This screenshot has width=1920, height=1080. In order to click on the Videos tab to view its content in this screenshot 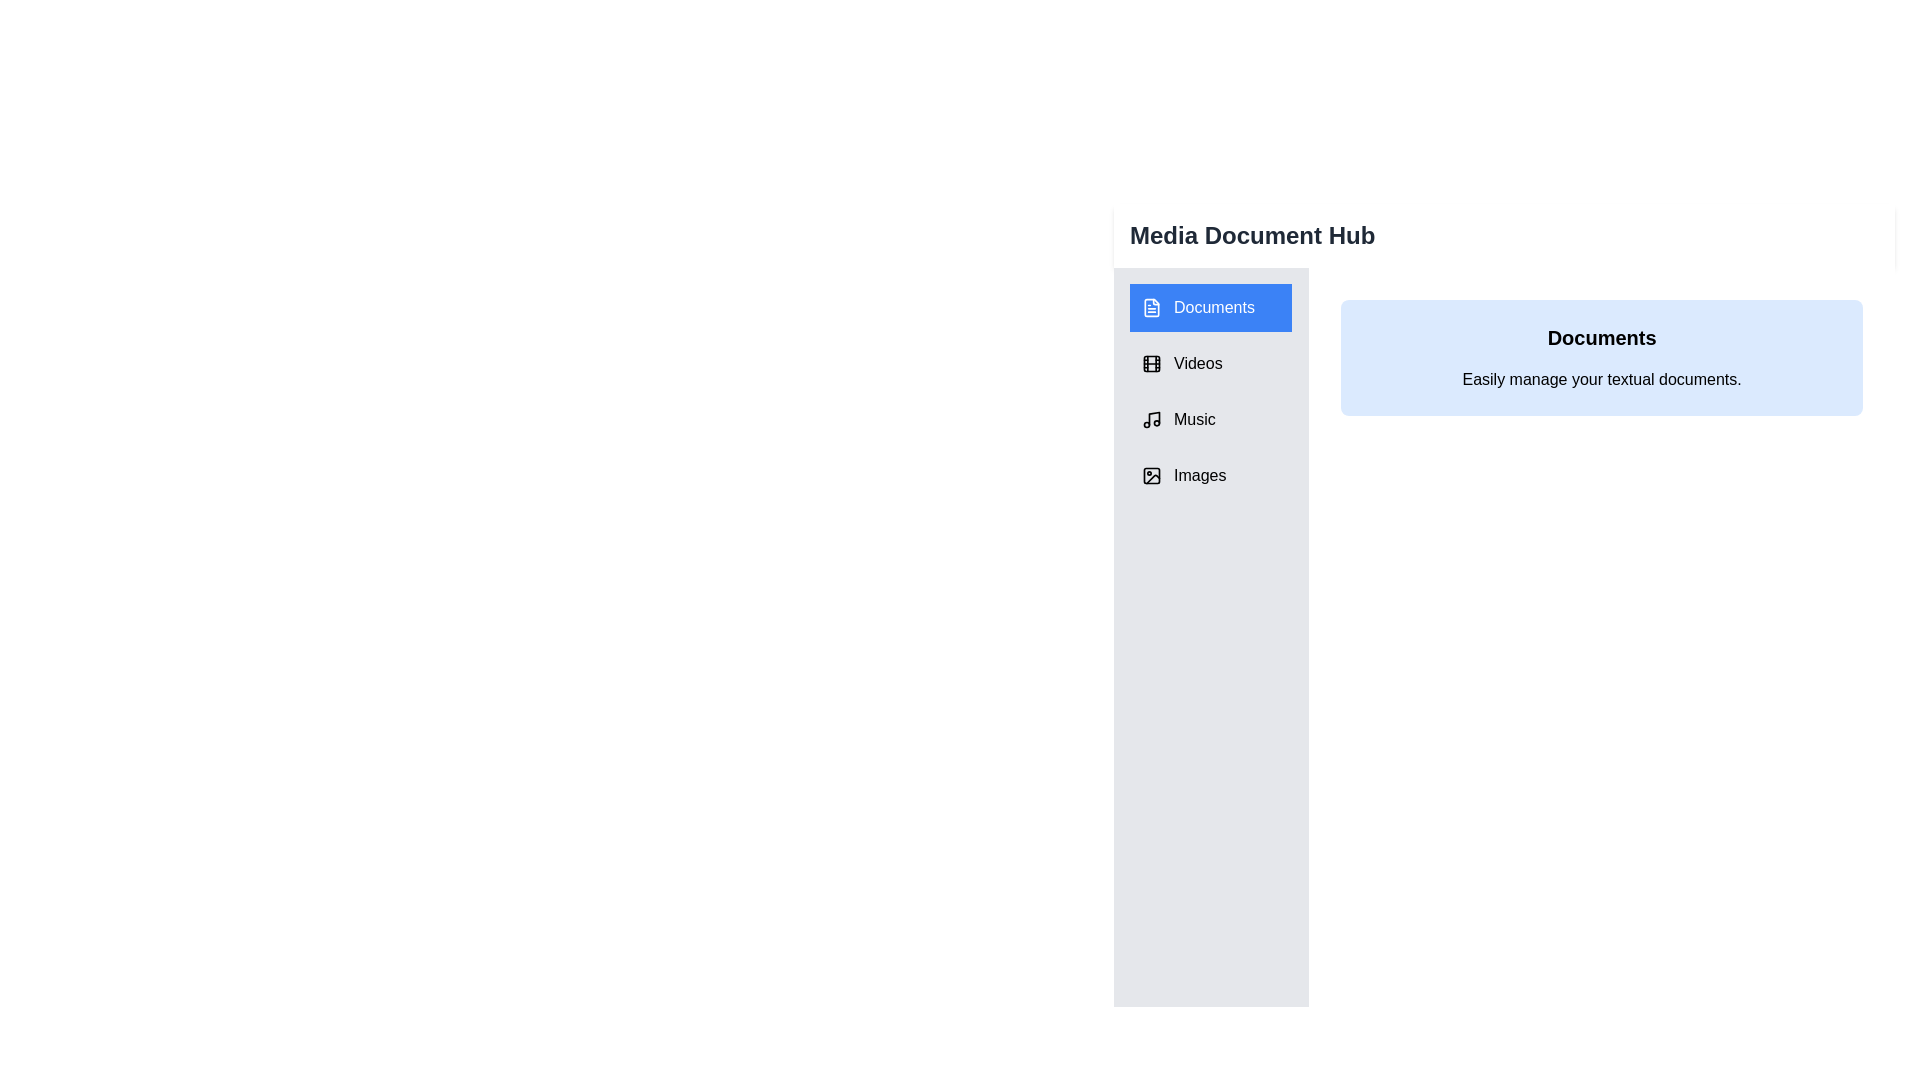, I will do `click(1209, 363)`.